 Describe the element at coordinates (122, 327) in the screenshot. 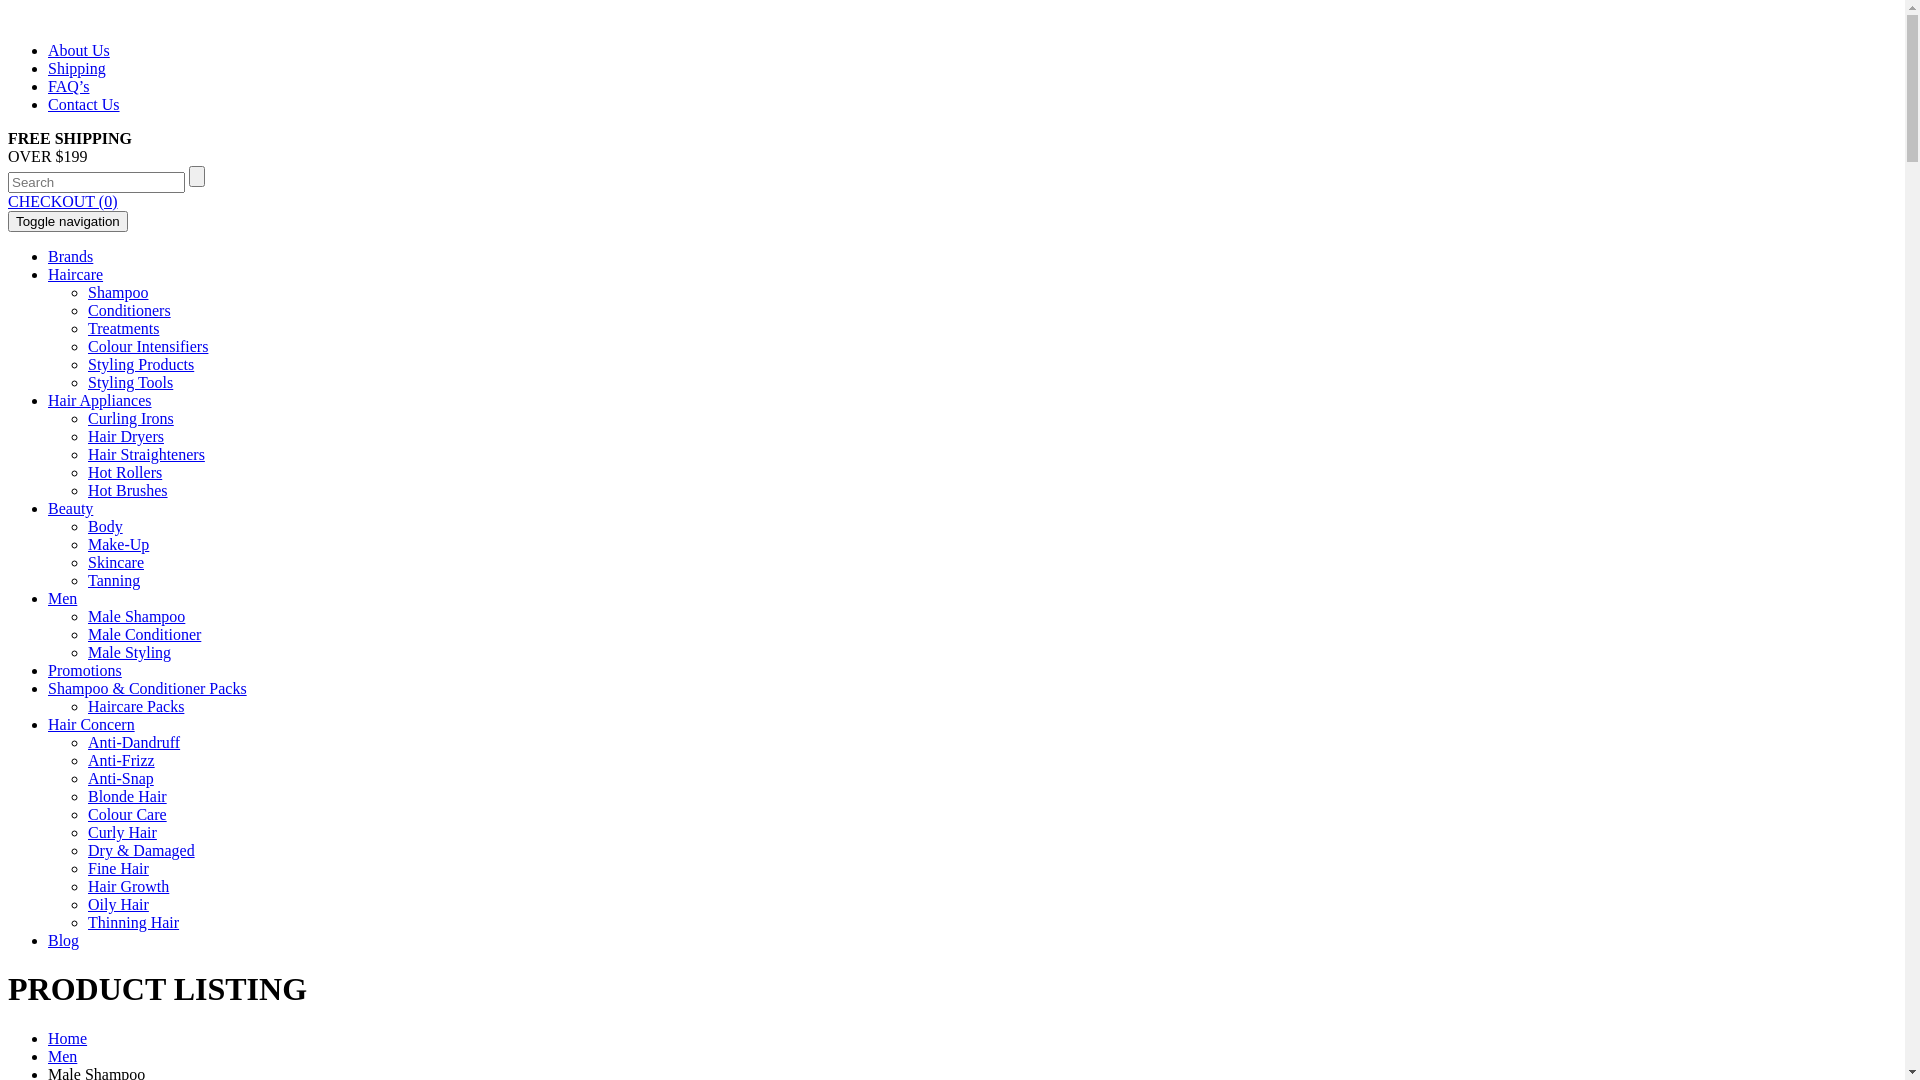

I see `'Treatments'` at that location.